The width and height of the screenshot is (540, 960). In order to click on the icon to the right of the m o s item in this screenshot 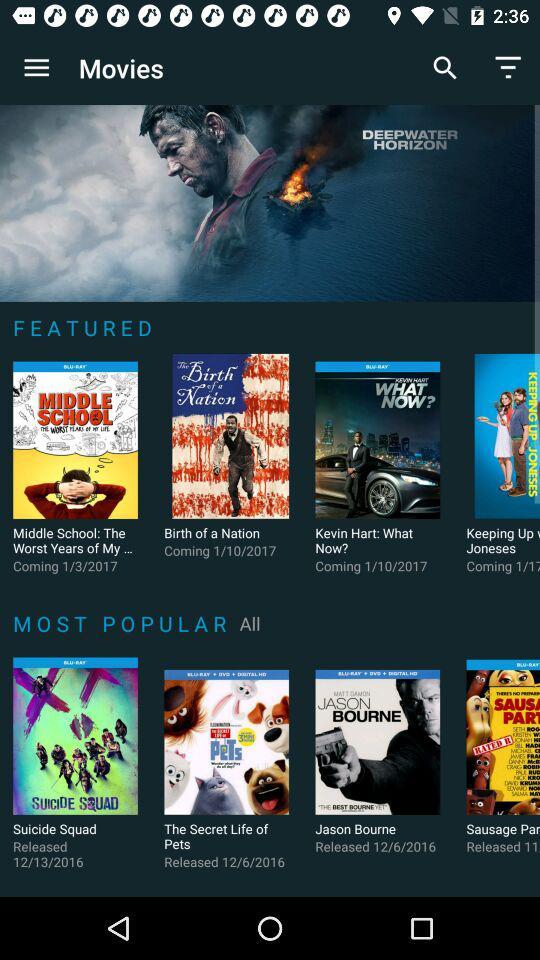, I will do `click(250, 622)`.